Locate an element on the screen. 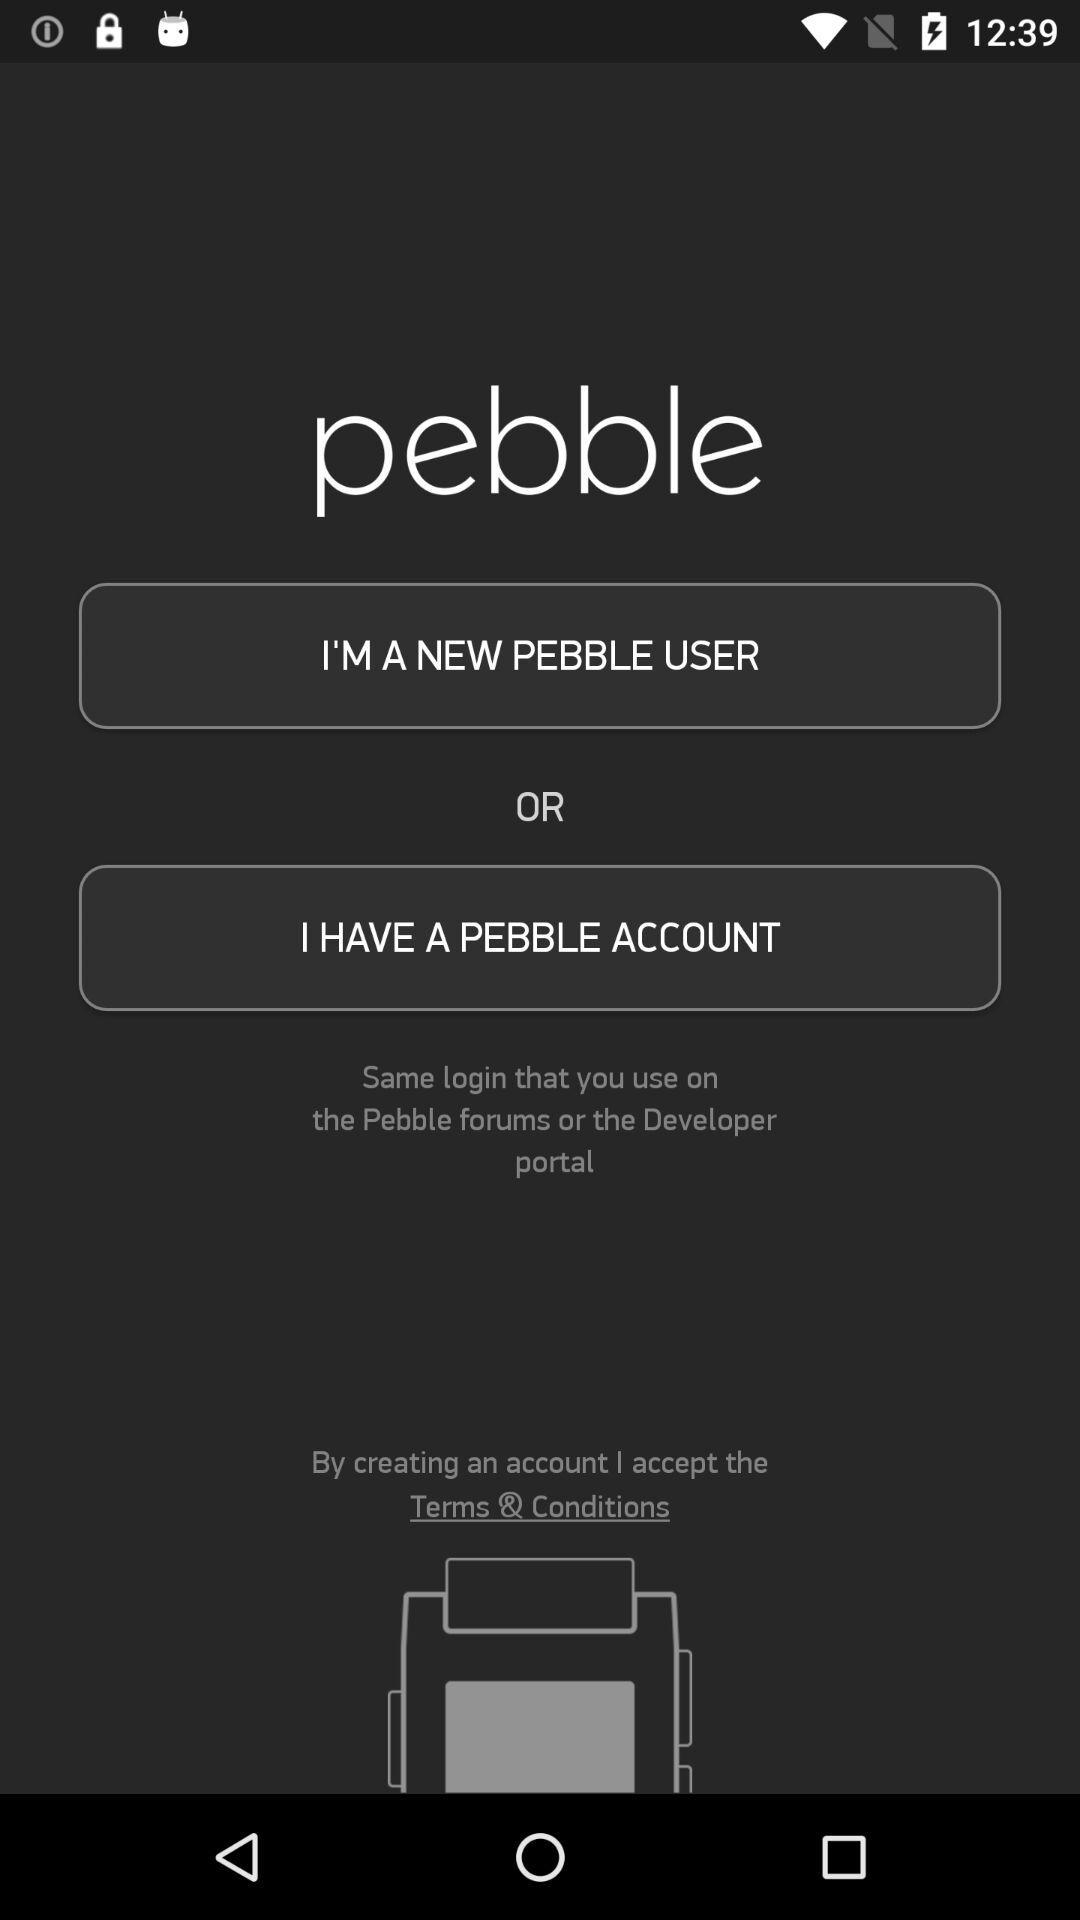 Image resolution: width=1080 pixels, height=1920 pixels. item above or item is located at coordinates (540, 655).